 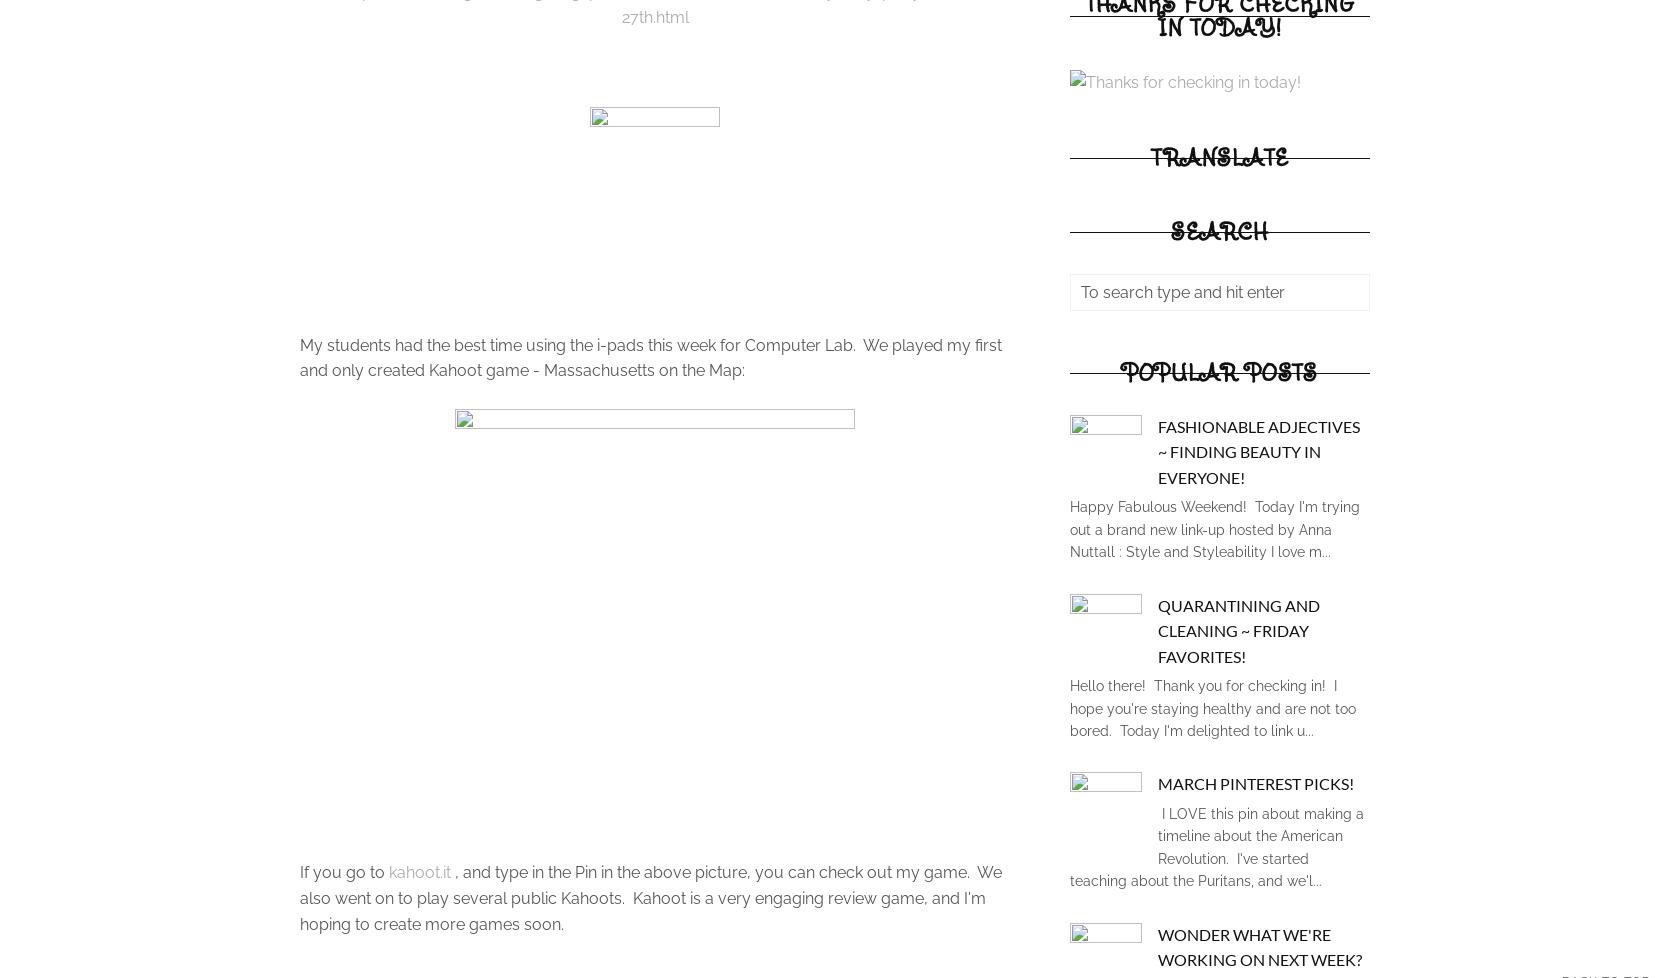 What do you see at coordinates (1212, 708) in the screenshot?
I see `'Hello there!  Thank you for checking in!  I hope you're staying healthy and are not too bored.  Today I'm delighted to link u...'` at bounding box center [1212, 708].